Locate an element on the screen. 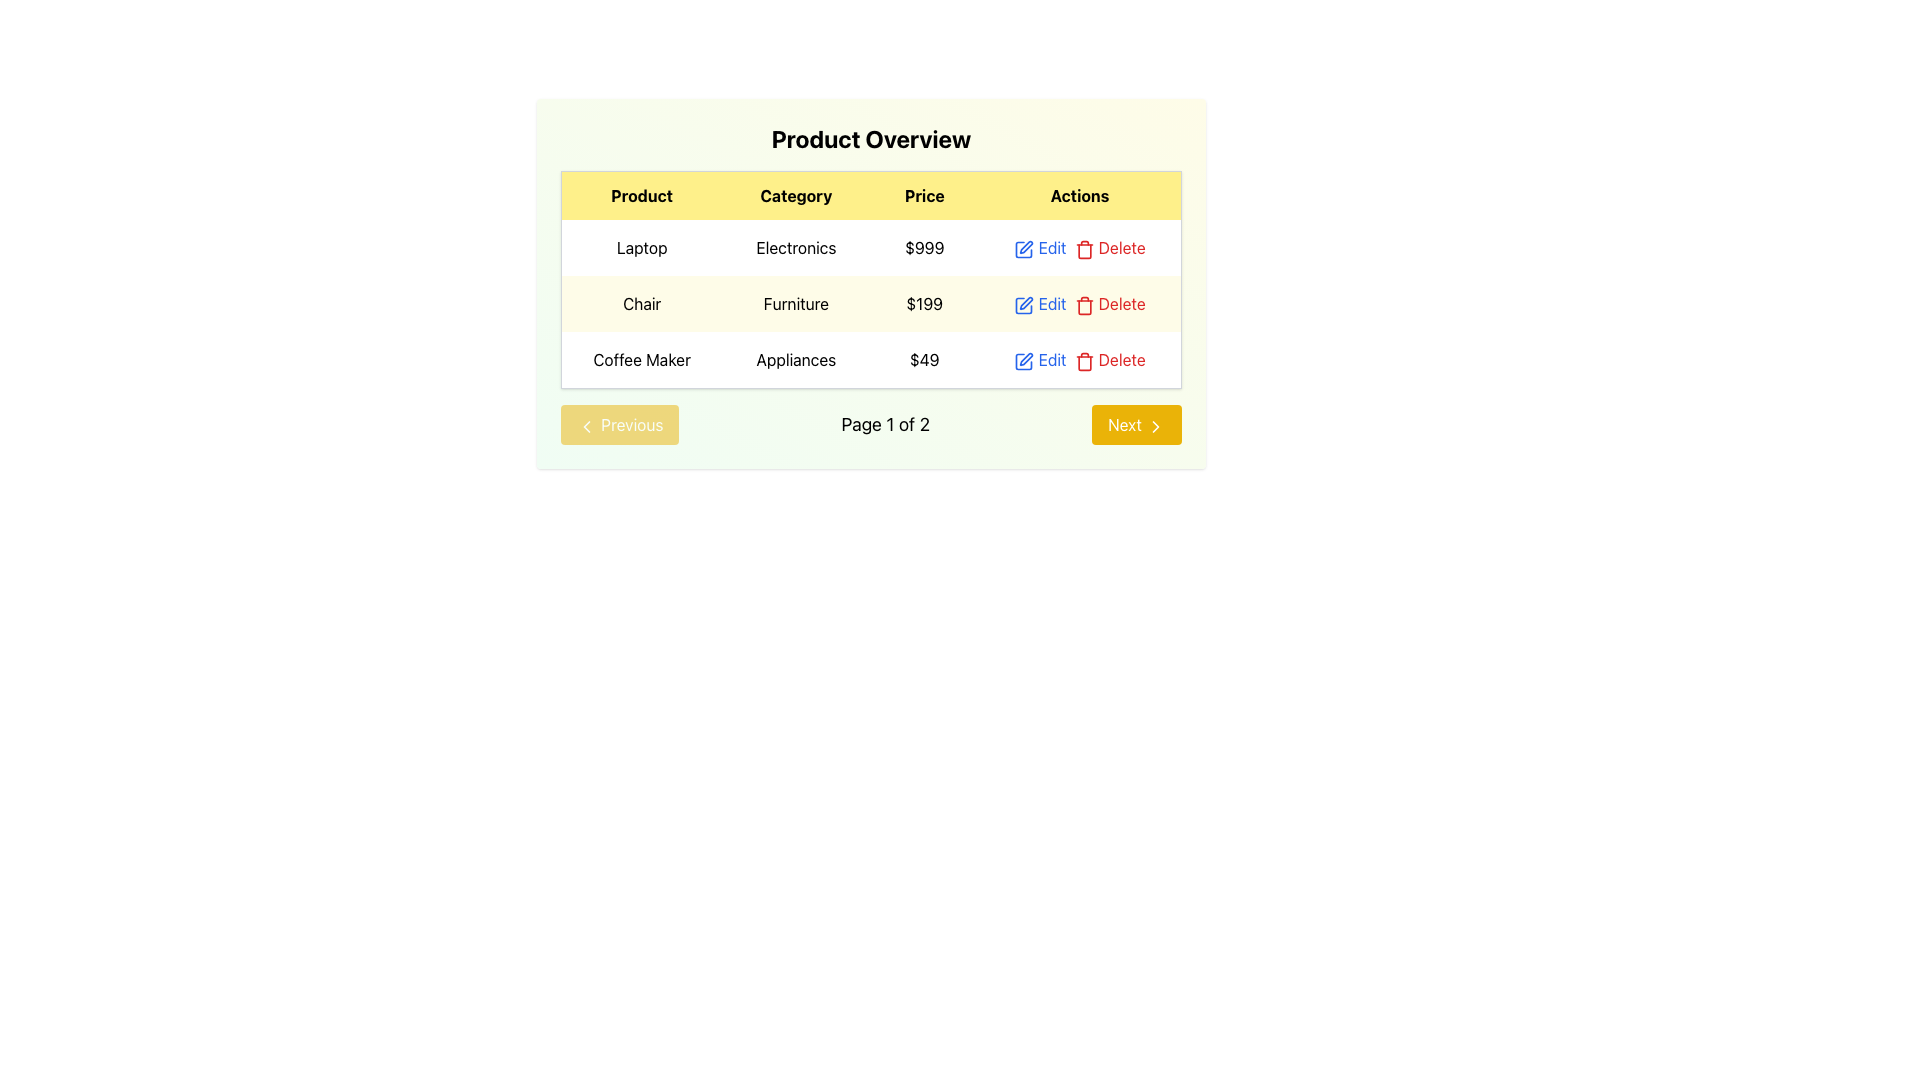 This screenshot has width=1920, height=1080. the price text label displaying '$999' for the 'Laptop' in the 'Product Overview' table is located at coordinates (923, 246).